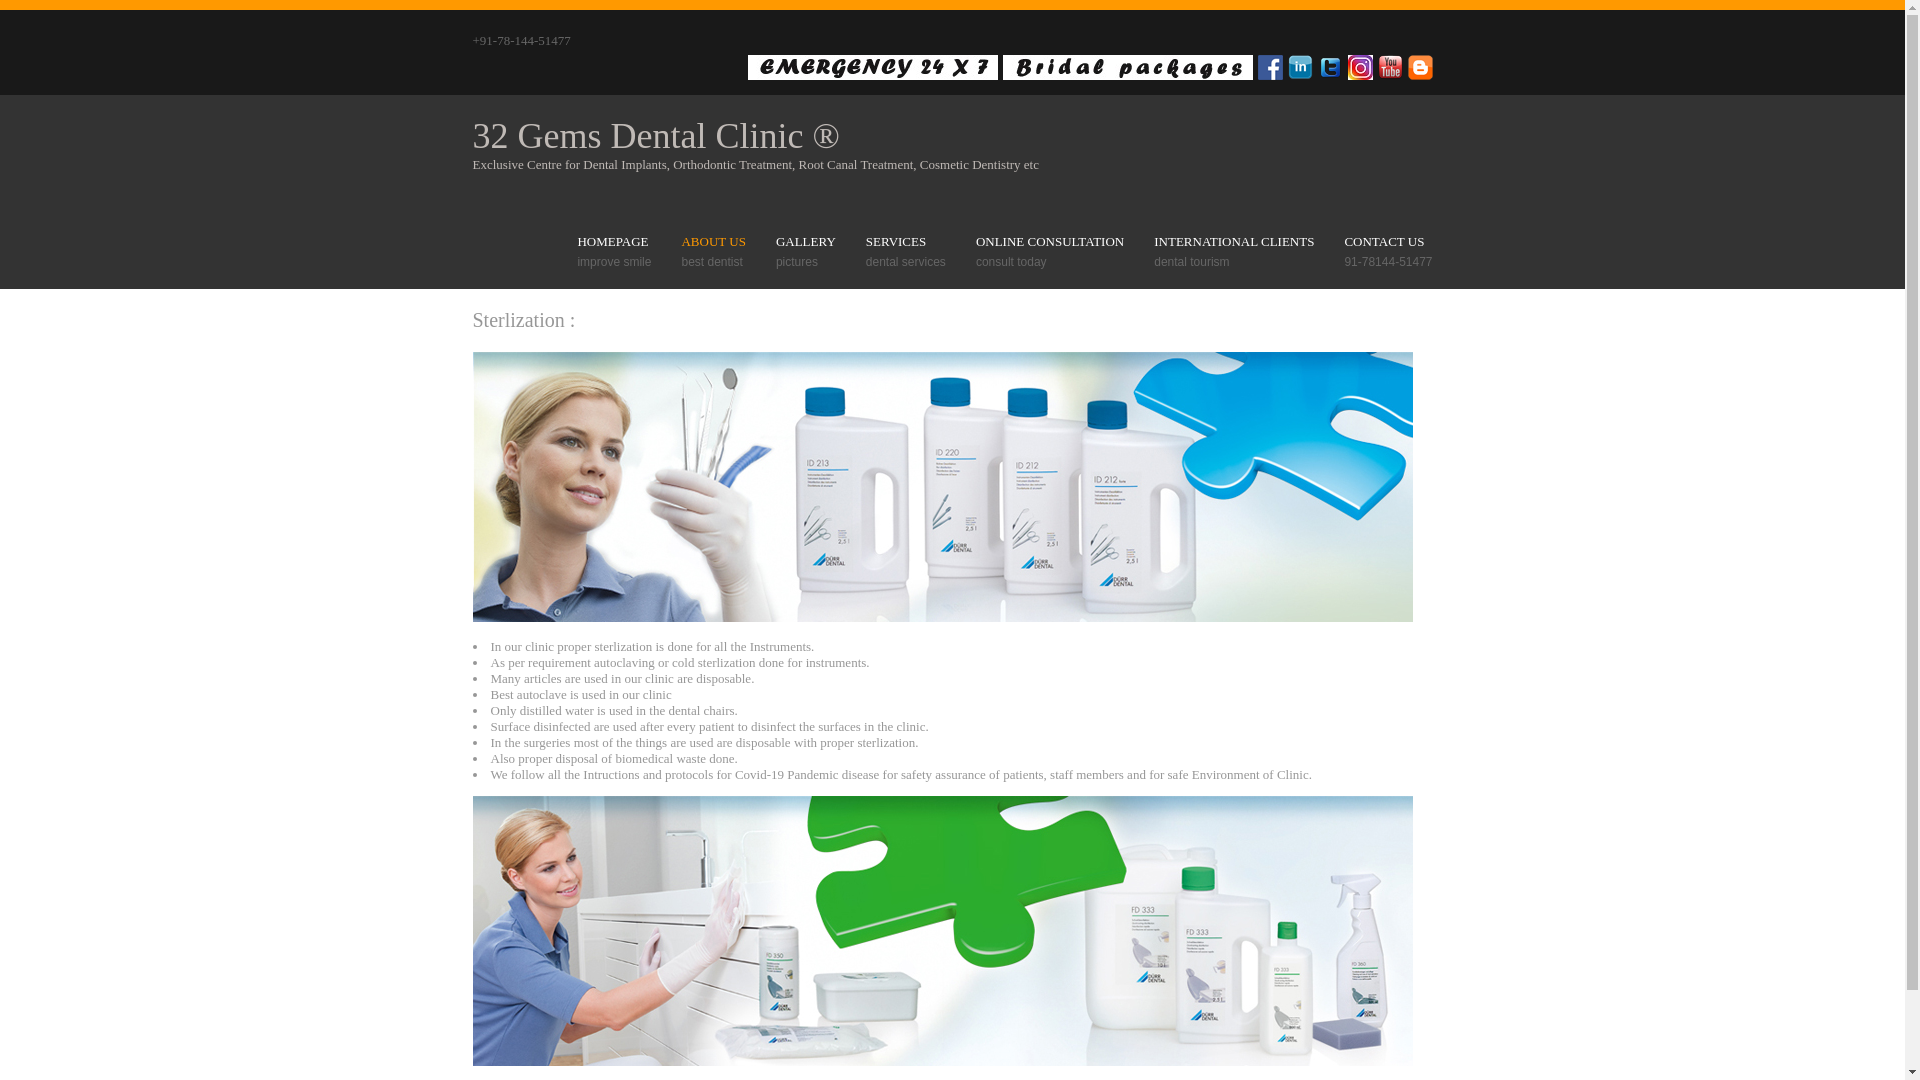  I want to click on 'ABOUT US', so click(681, 241).